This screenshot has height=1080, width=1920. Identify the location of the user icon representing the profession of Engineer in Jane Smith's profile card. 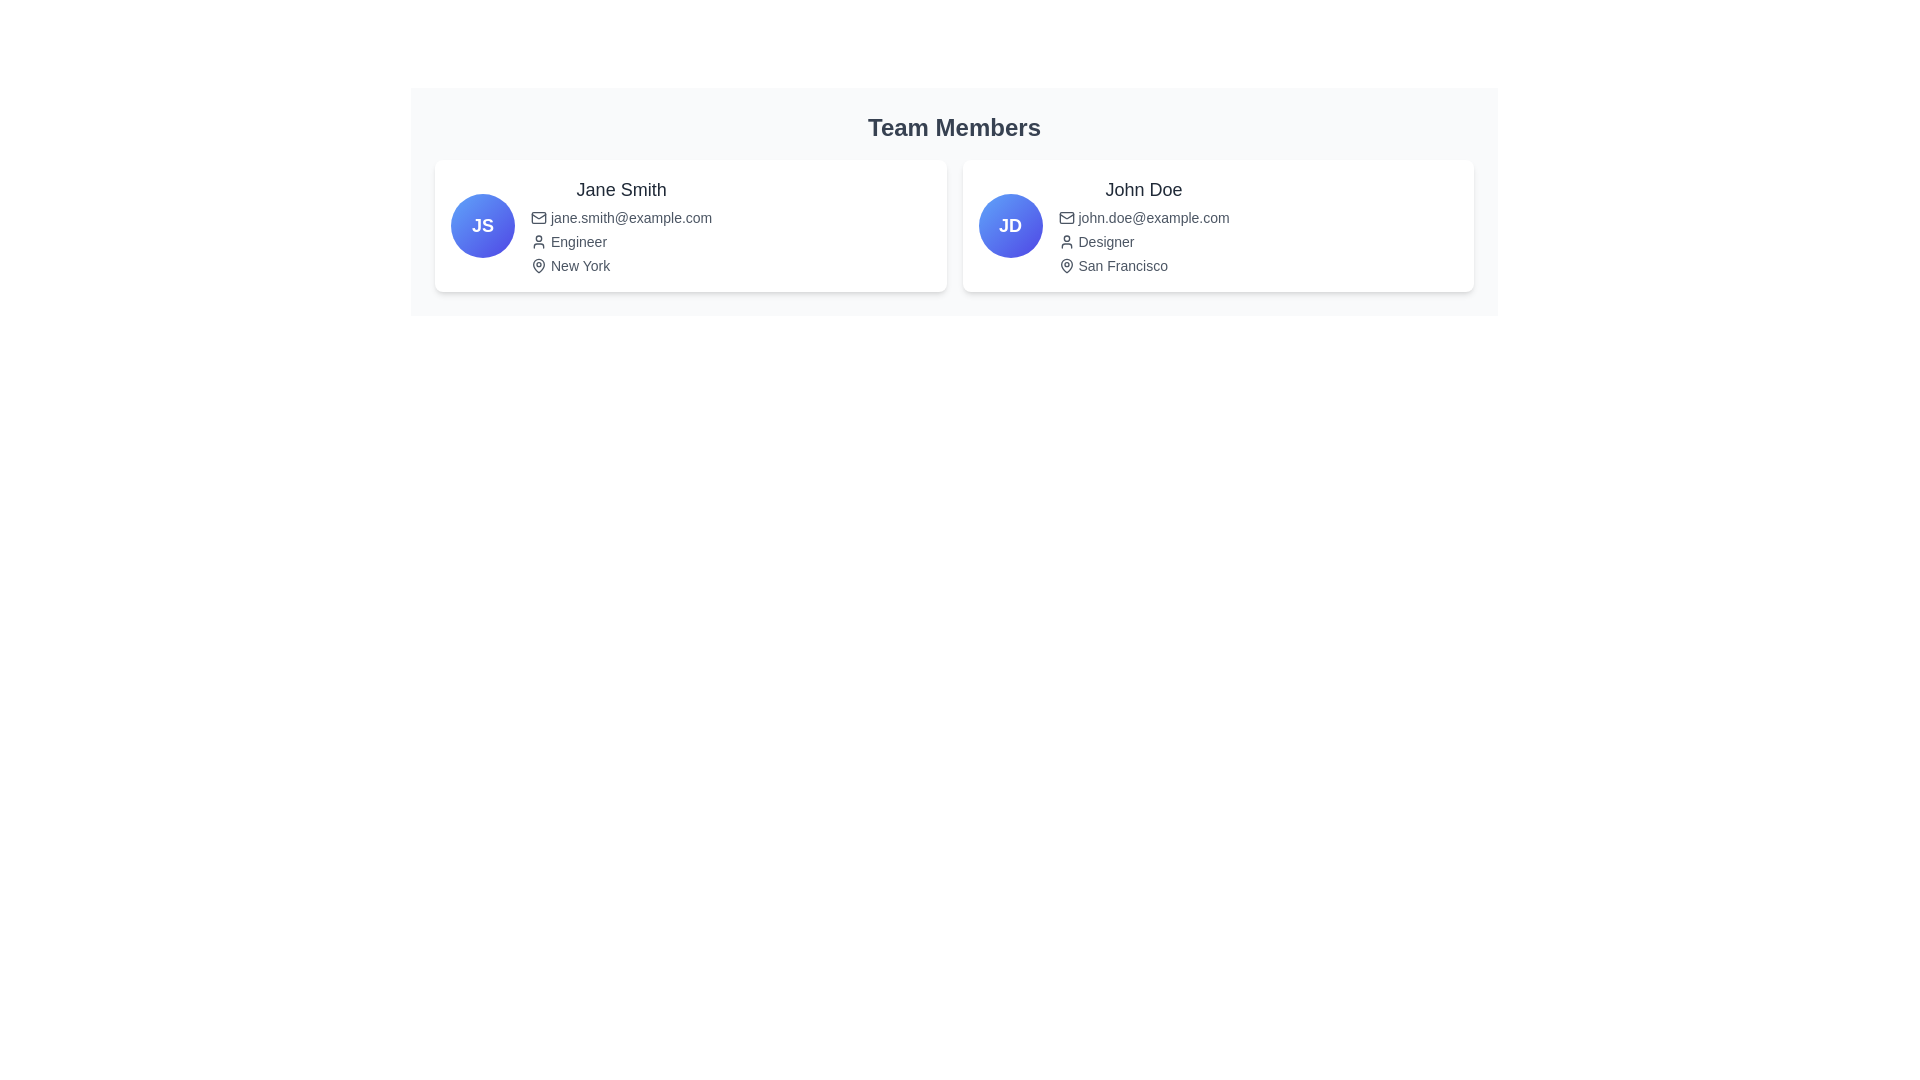
(538, 241).